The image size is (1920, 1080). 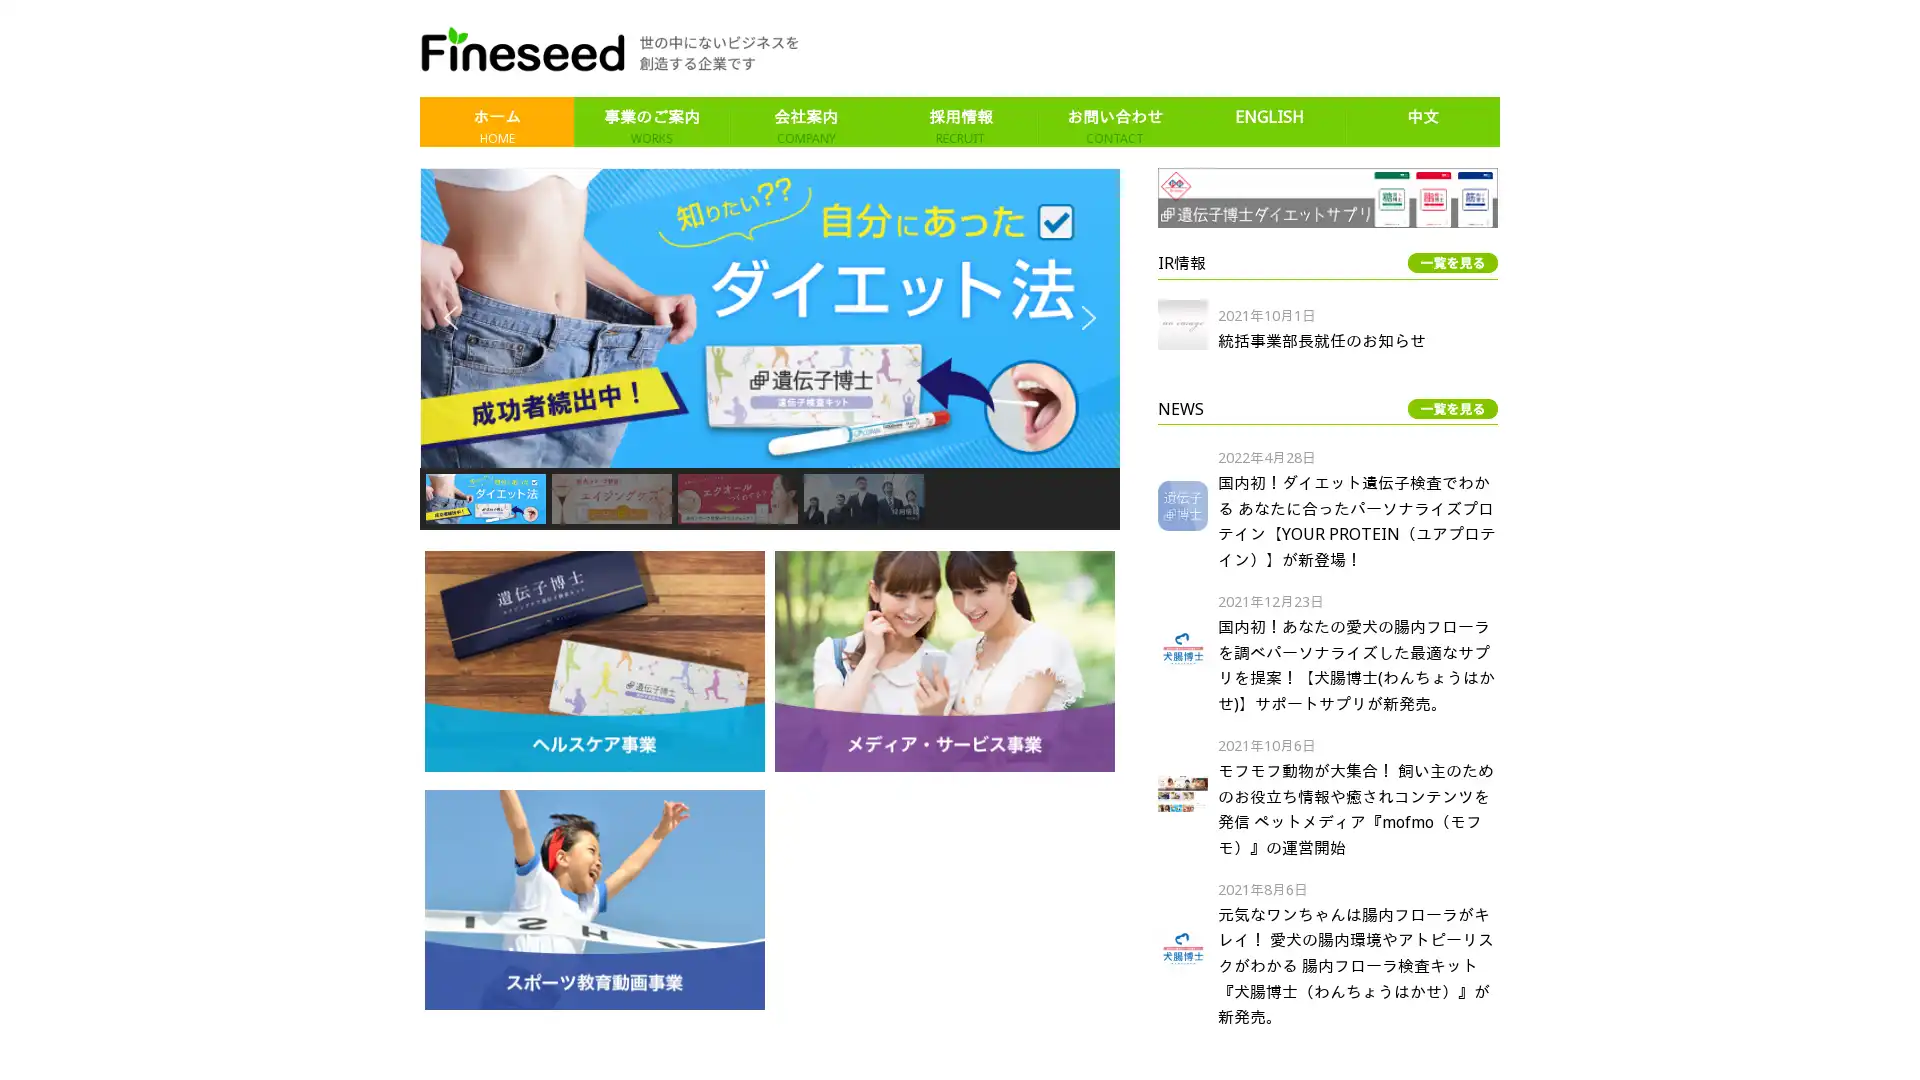 What do you see at coordinates (1088, 316) in the screenshot?
I see `next arrow` at bounding box center [1088, 316].